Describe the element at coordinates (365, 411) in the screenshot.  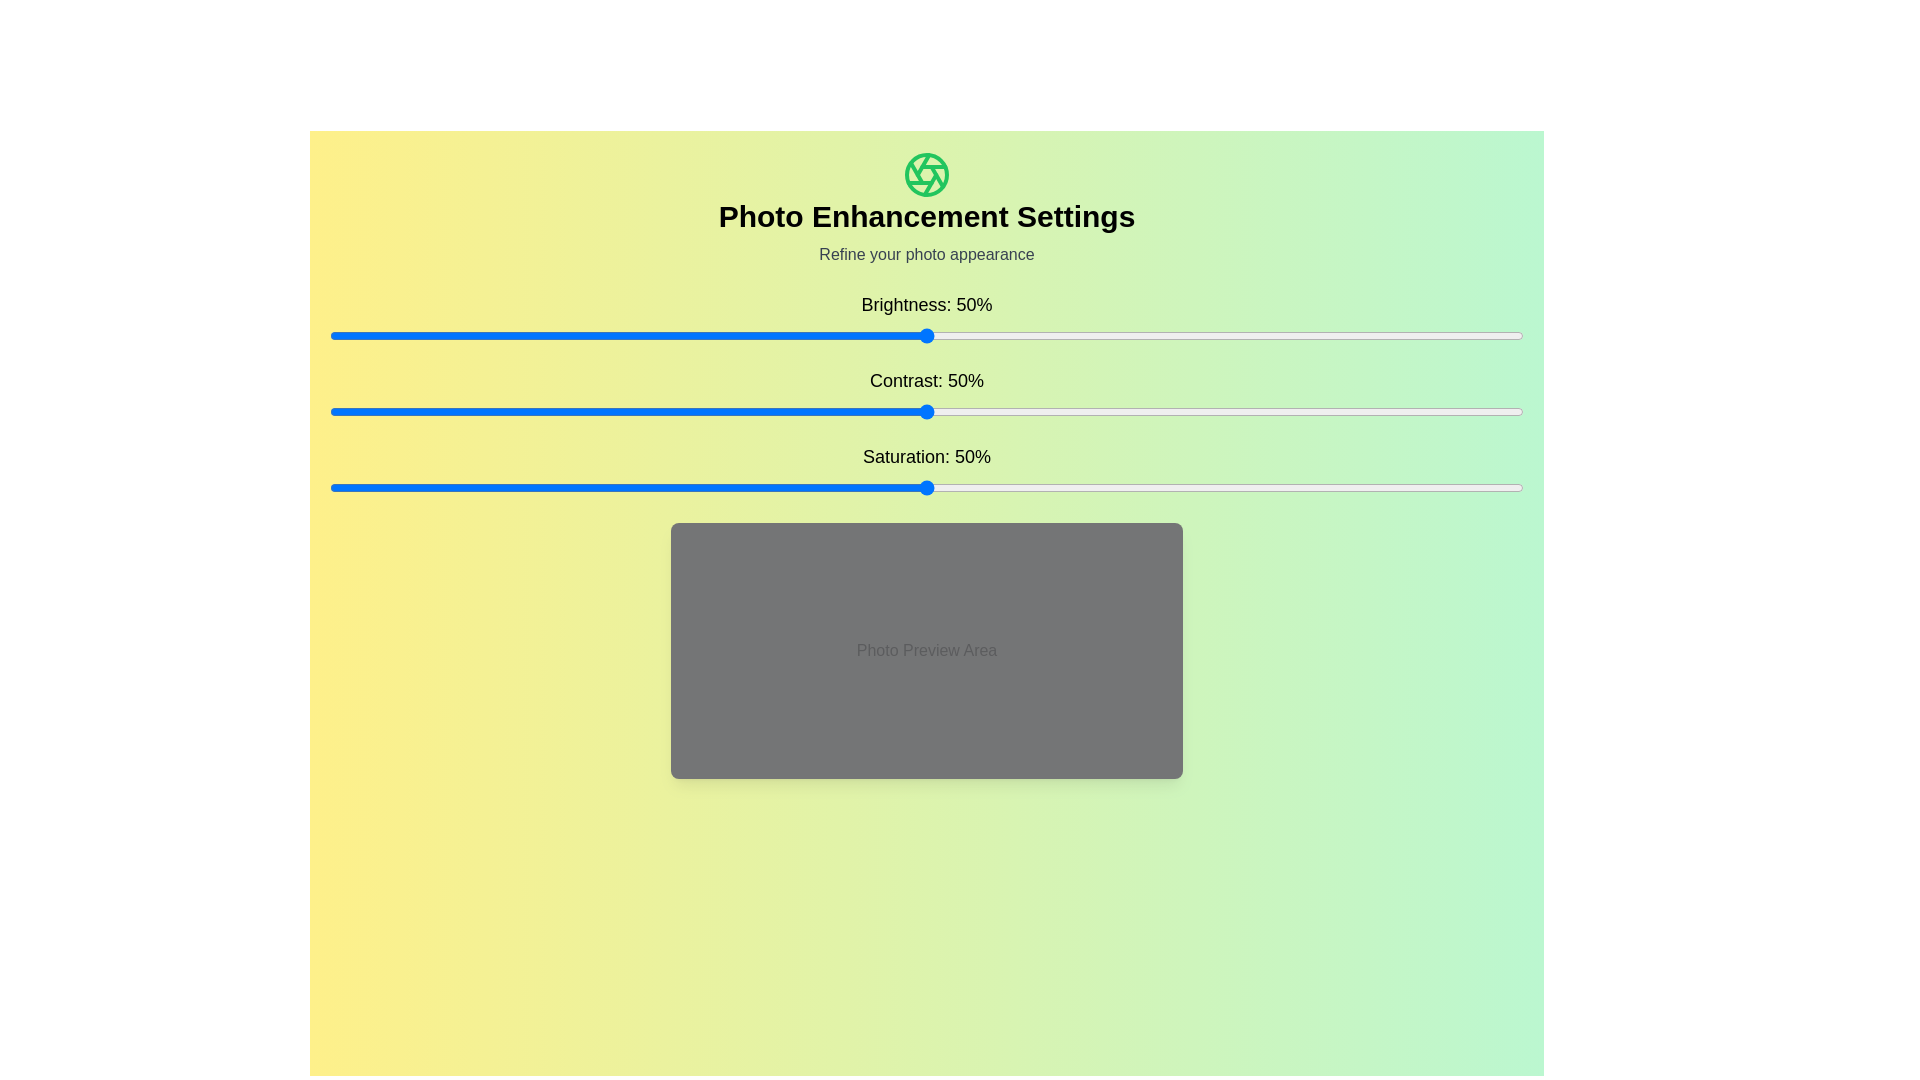
I see `the contrast slider to set the contrast to 3%` at that location.